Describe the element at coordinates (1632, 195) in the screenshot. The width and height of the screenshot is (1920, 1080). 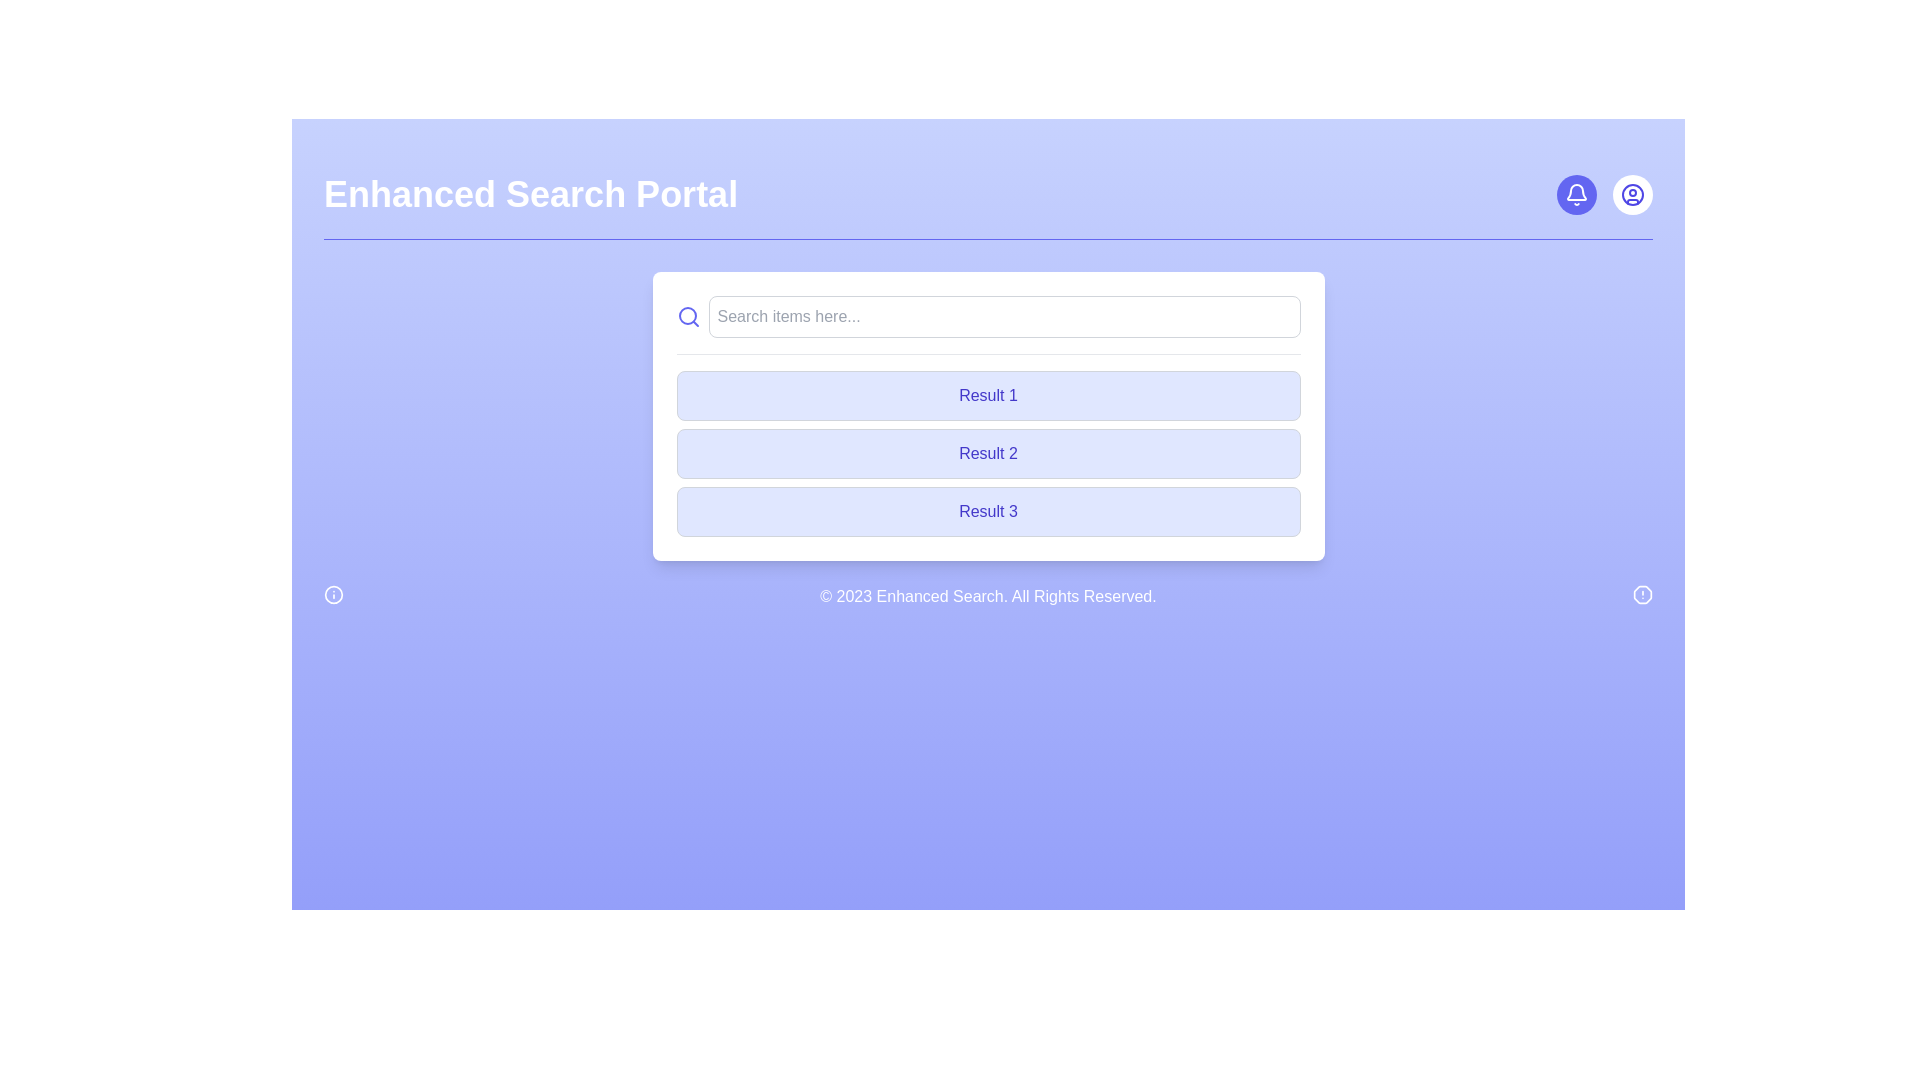
I see `the decorative circular border surrounding the user account icon located in the upper-right corner of the interface` at that location.